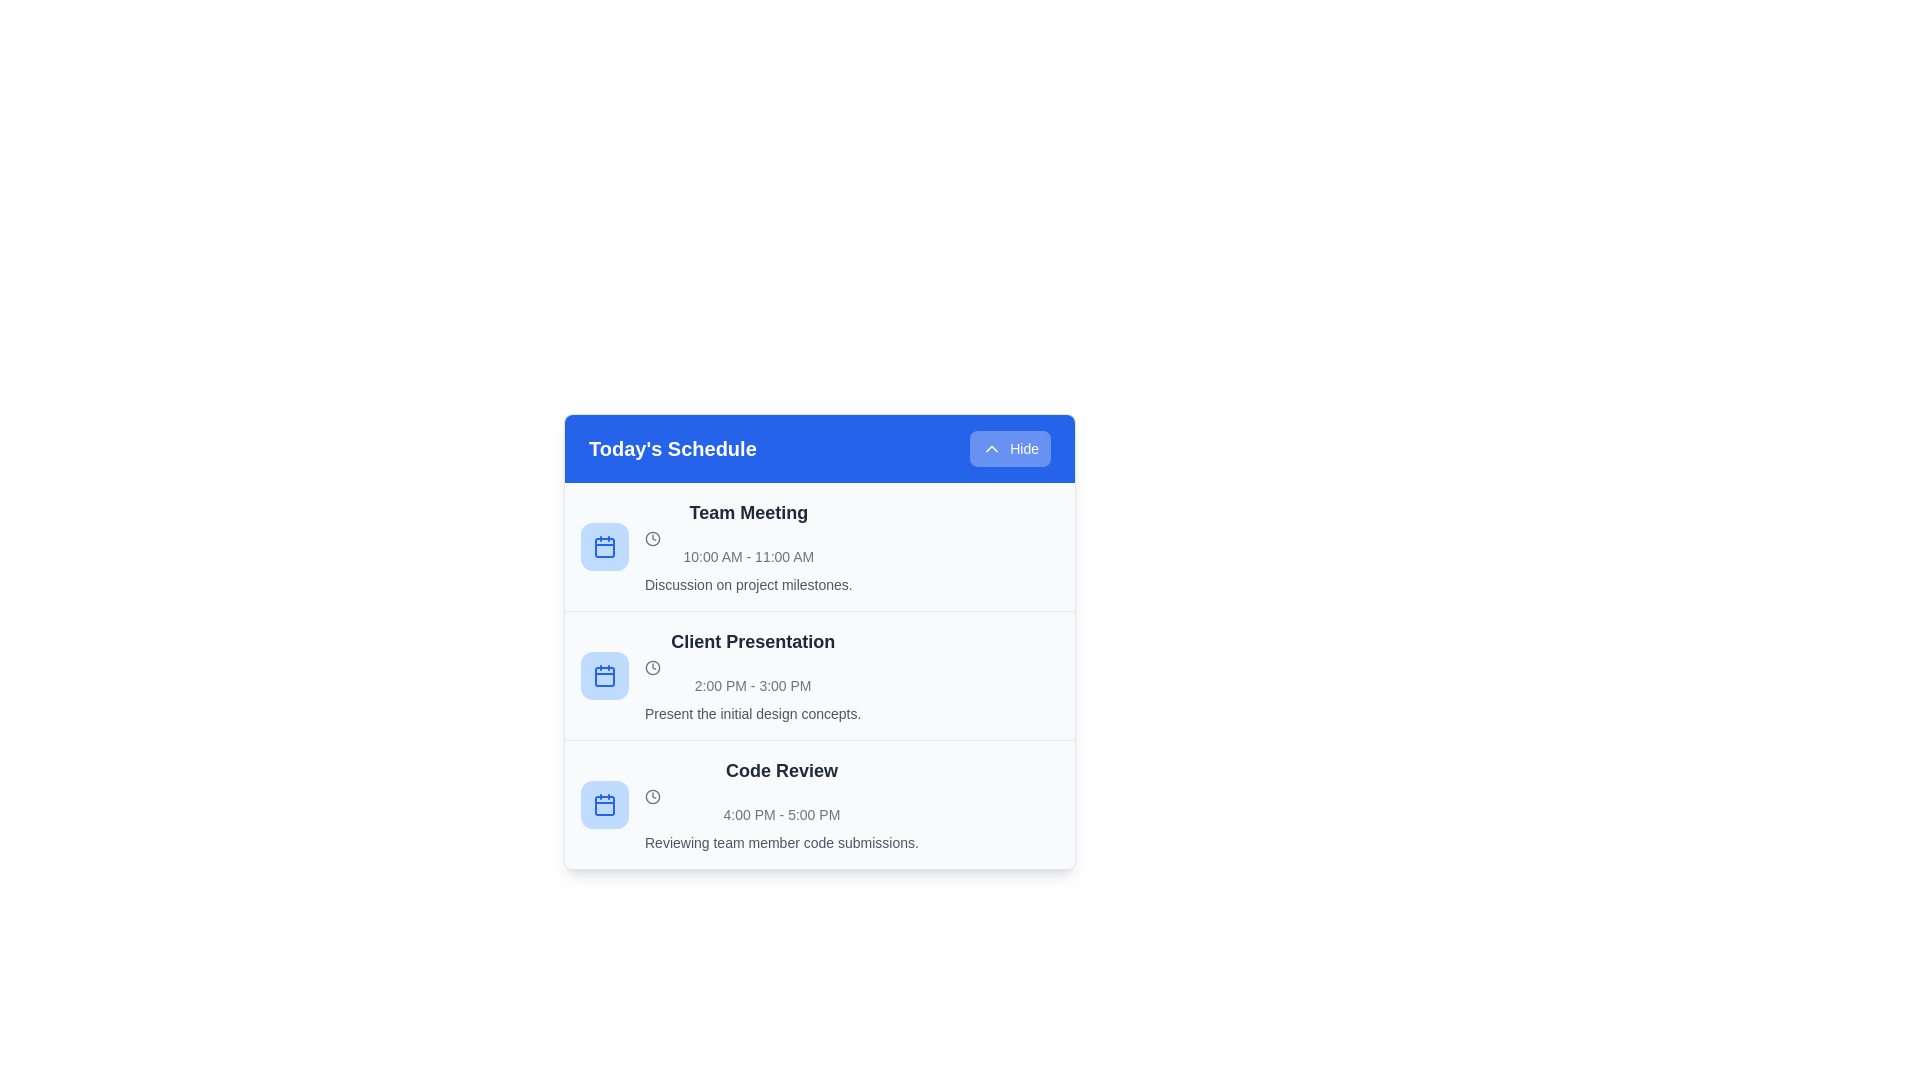  What do you see at coordinates (652, 796) in the screenshot?
I see `the small clock icon represented as an SVG graphic, which is located to the left of the timing text '4:00 PM - 5:00 PM' in the schedule panel for 'Code Review'` at bounding box center [652, 796].